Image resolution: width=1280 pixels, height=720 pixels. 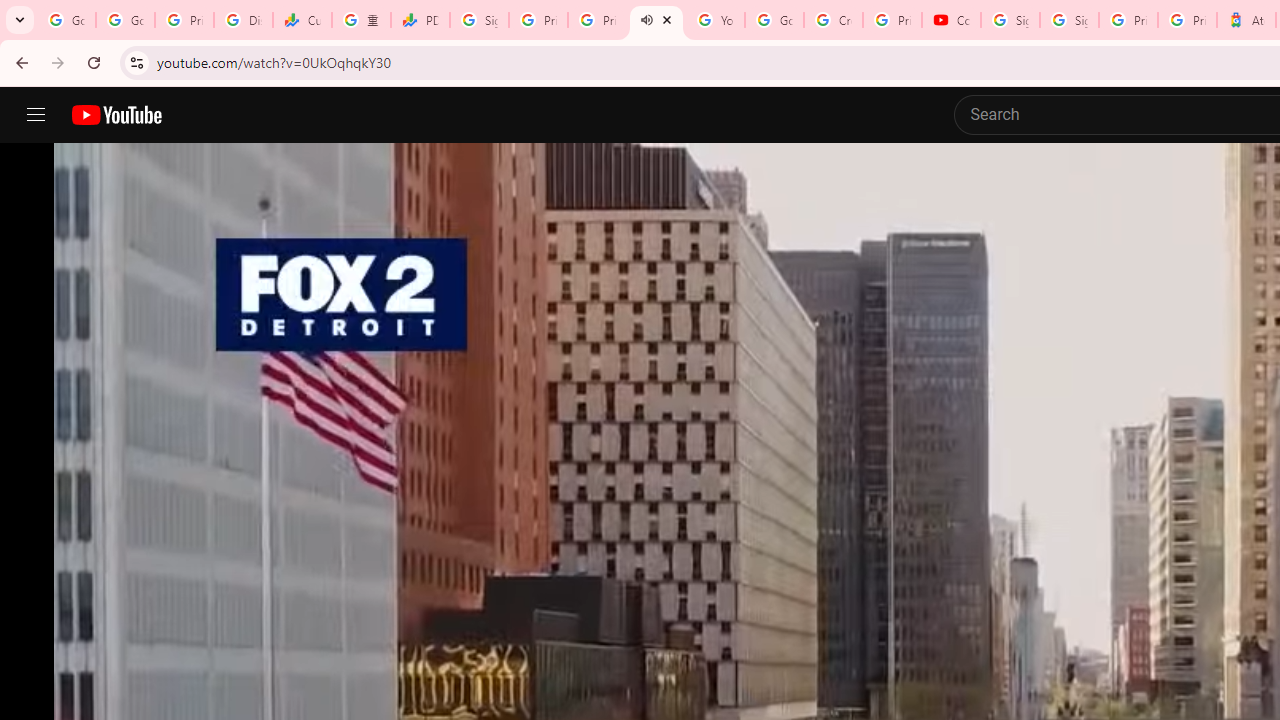 What do you see at coordinates (950, 20) in the screenshot?
I see `'Content Creator Programs & Opportunities - YouTube Creators'` at bounding box center [950, 20].